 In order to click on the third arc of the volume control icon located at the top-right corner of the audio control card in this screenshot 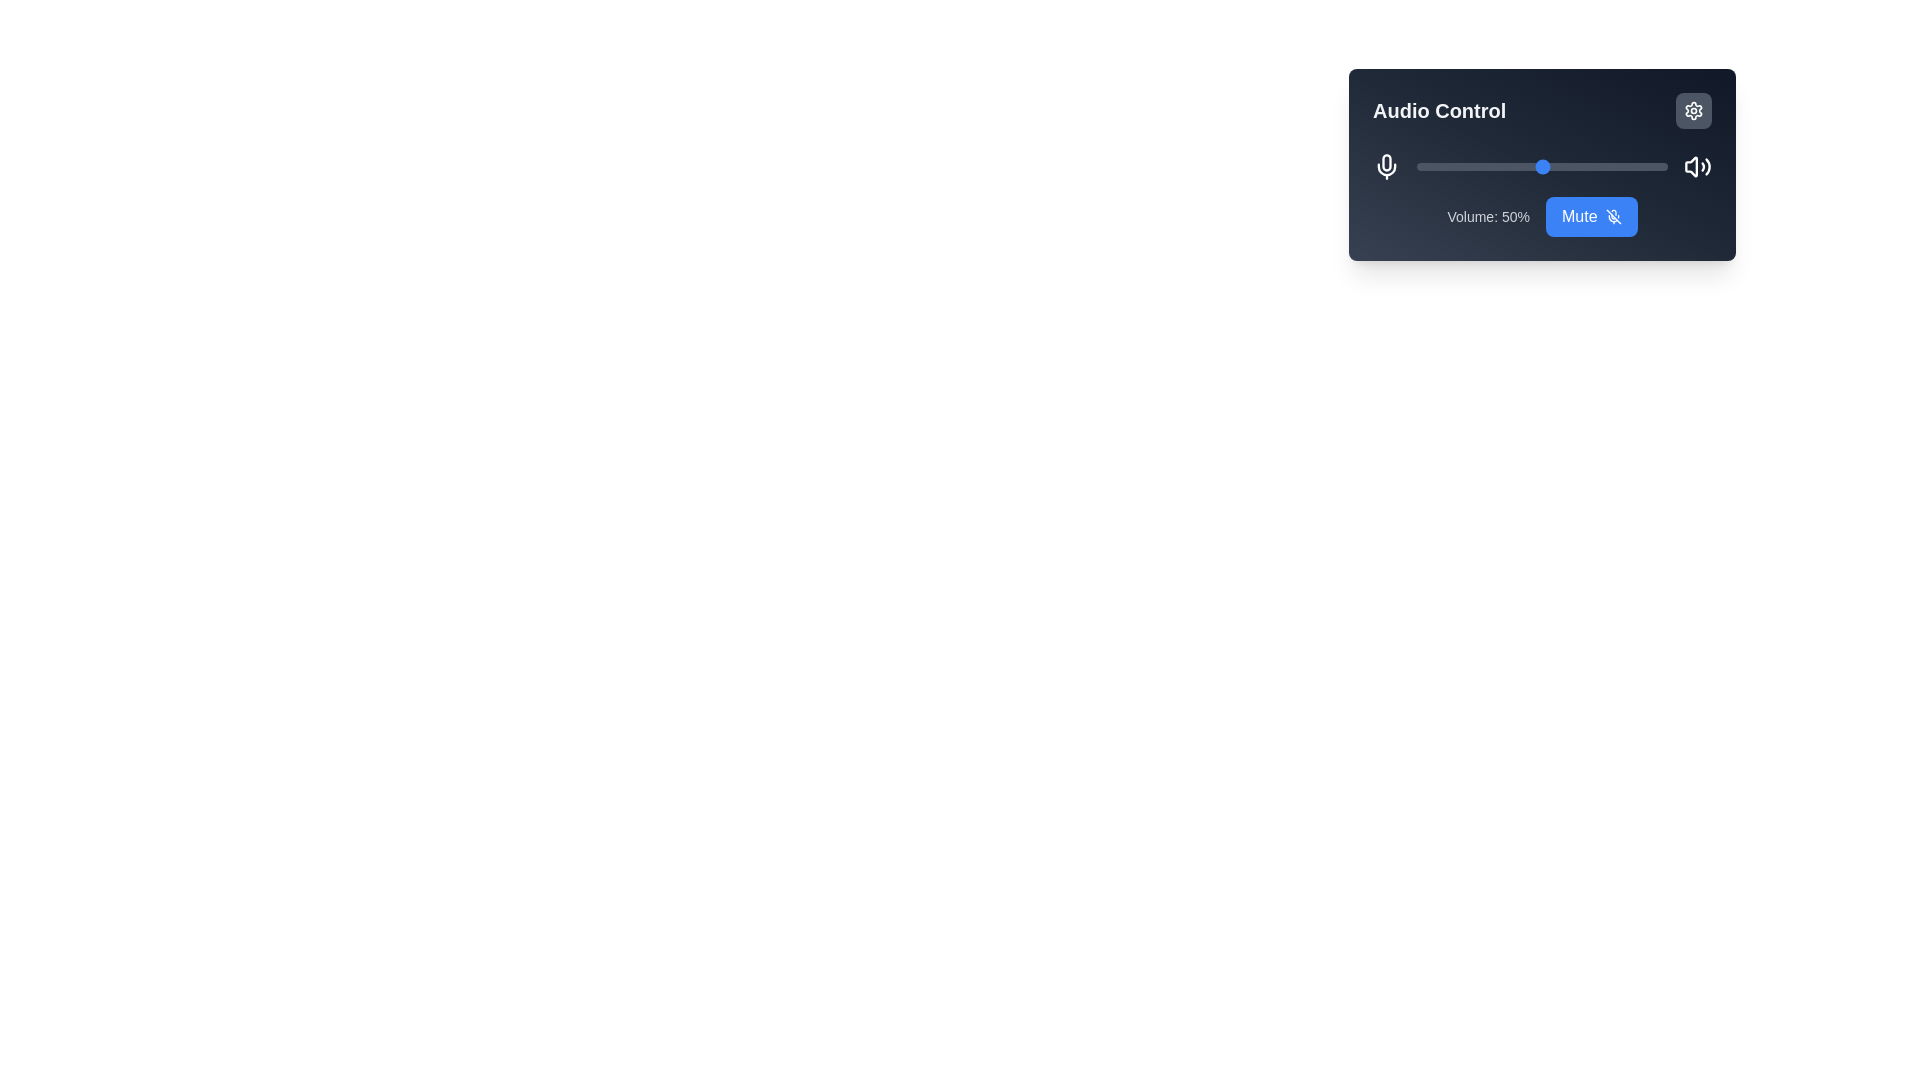, I will do `click(1707, 165)`.